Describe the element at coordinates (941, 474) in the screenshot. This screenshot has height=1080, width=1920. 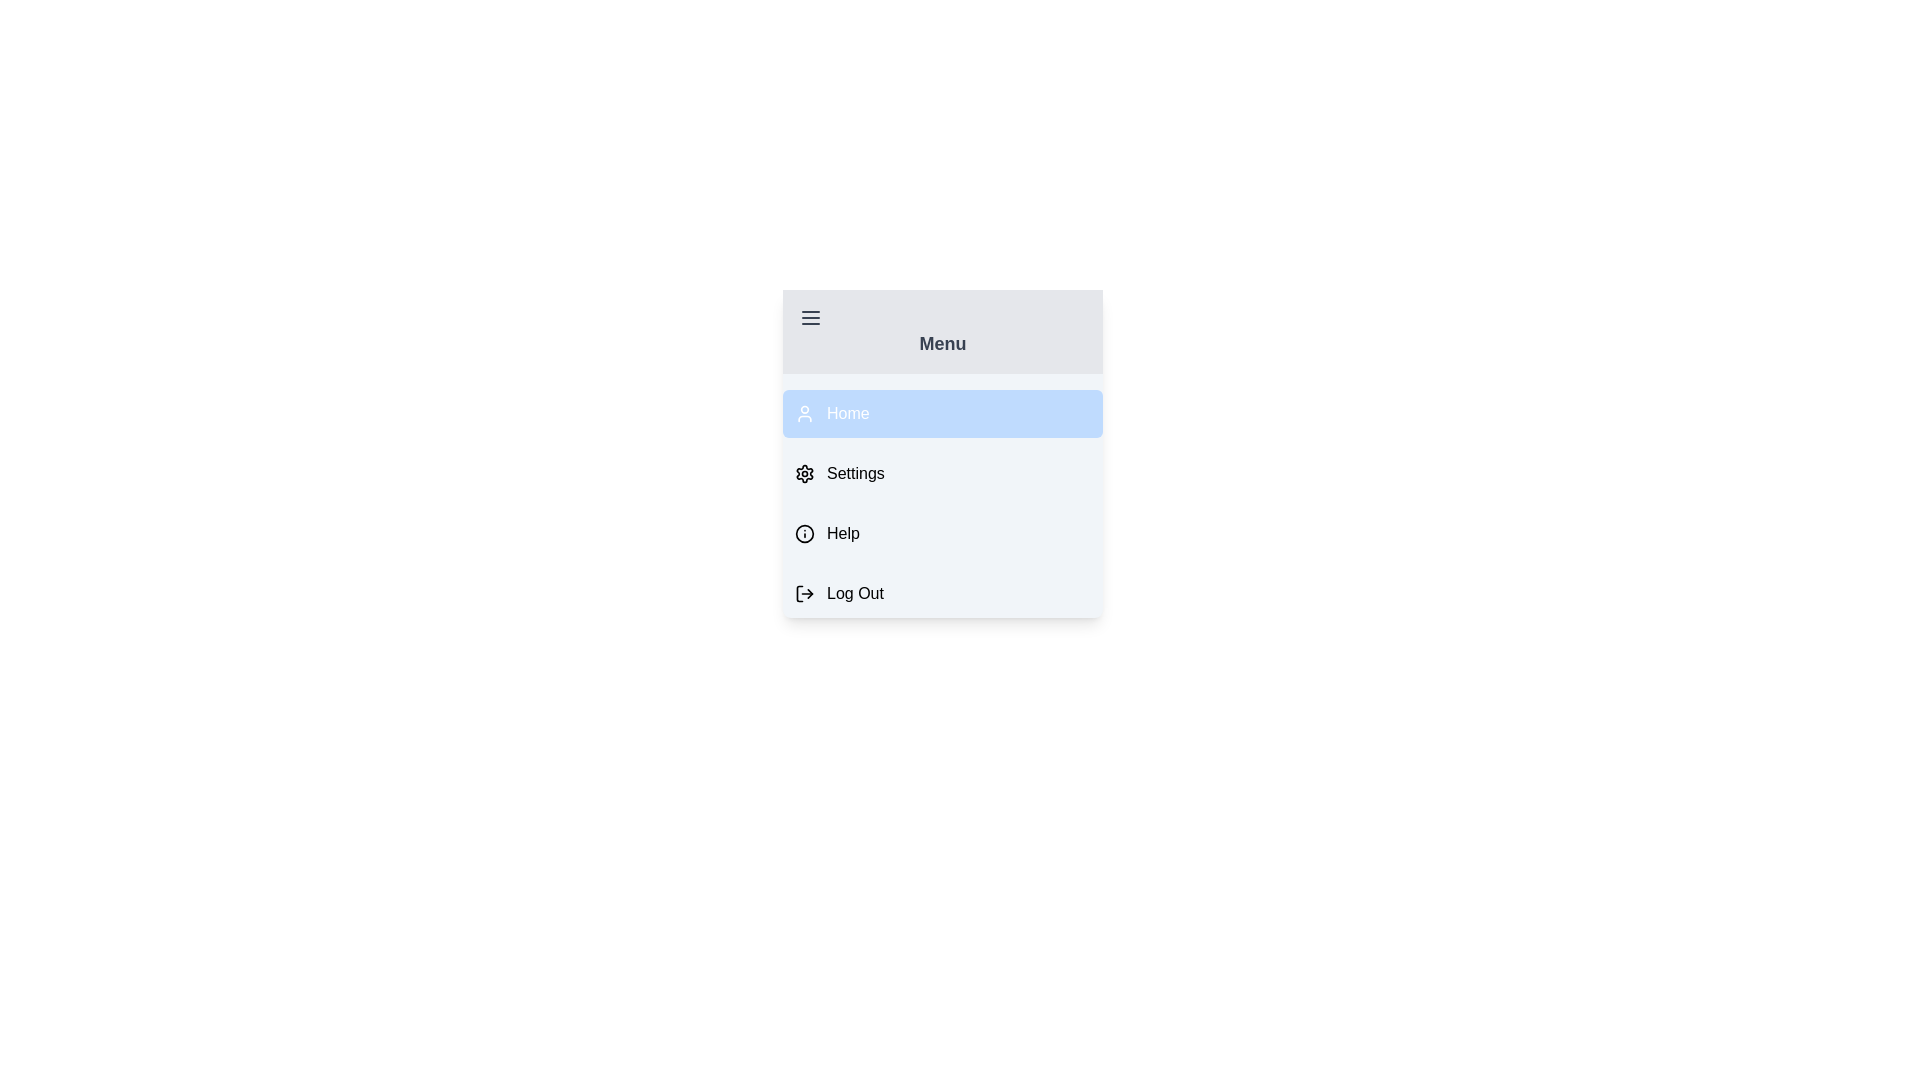
I see `the menu item labeled Settings to observe style changes` at that location.